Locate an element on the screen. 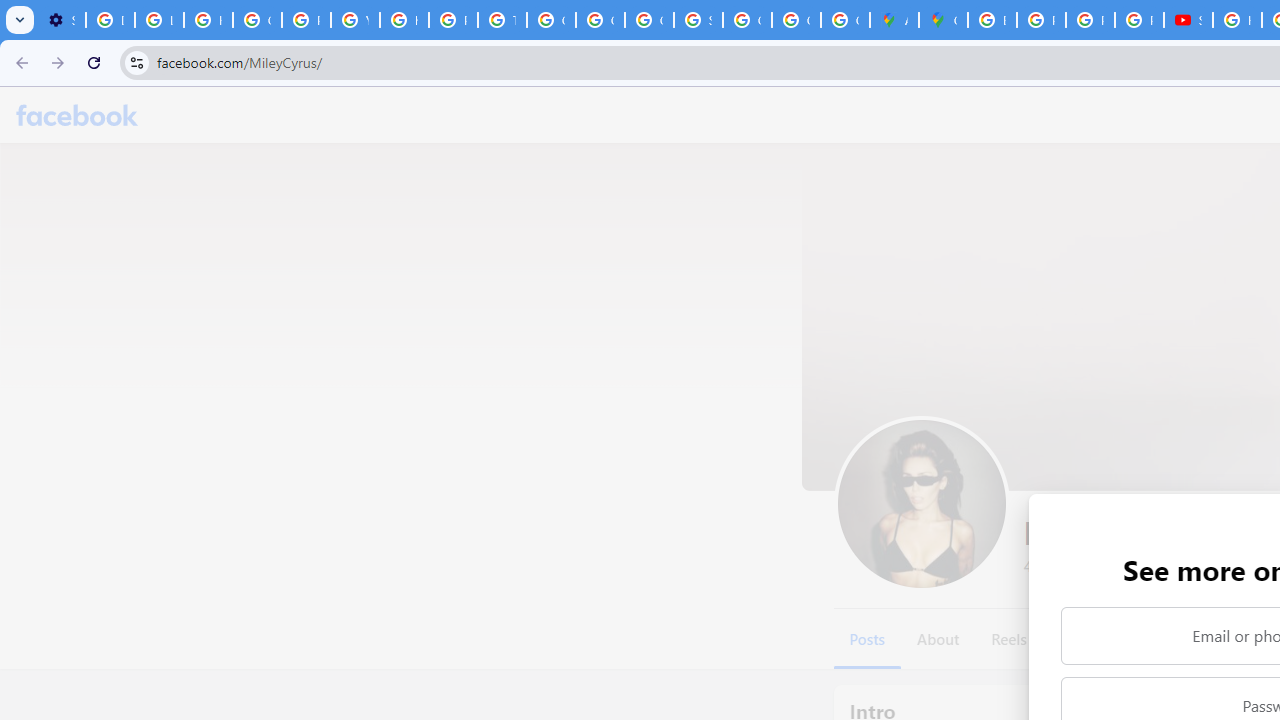 This screenshot has width=1280, height=720. 'Google Account Help' is located at coordinates (256, 20).